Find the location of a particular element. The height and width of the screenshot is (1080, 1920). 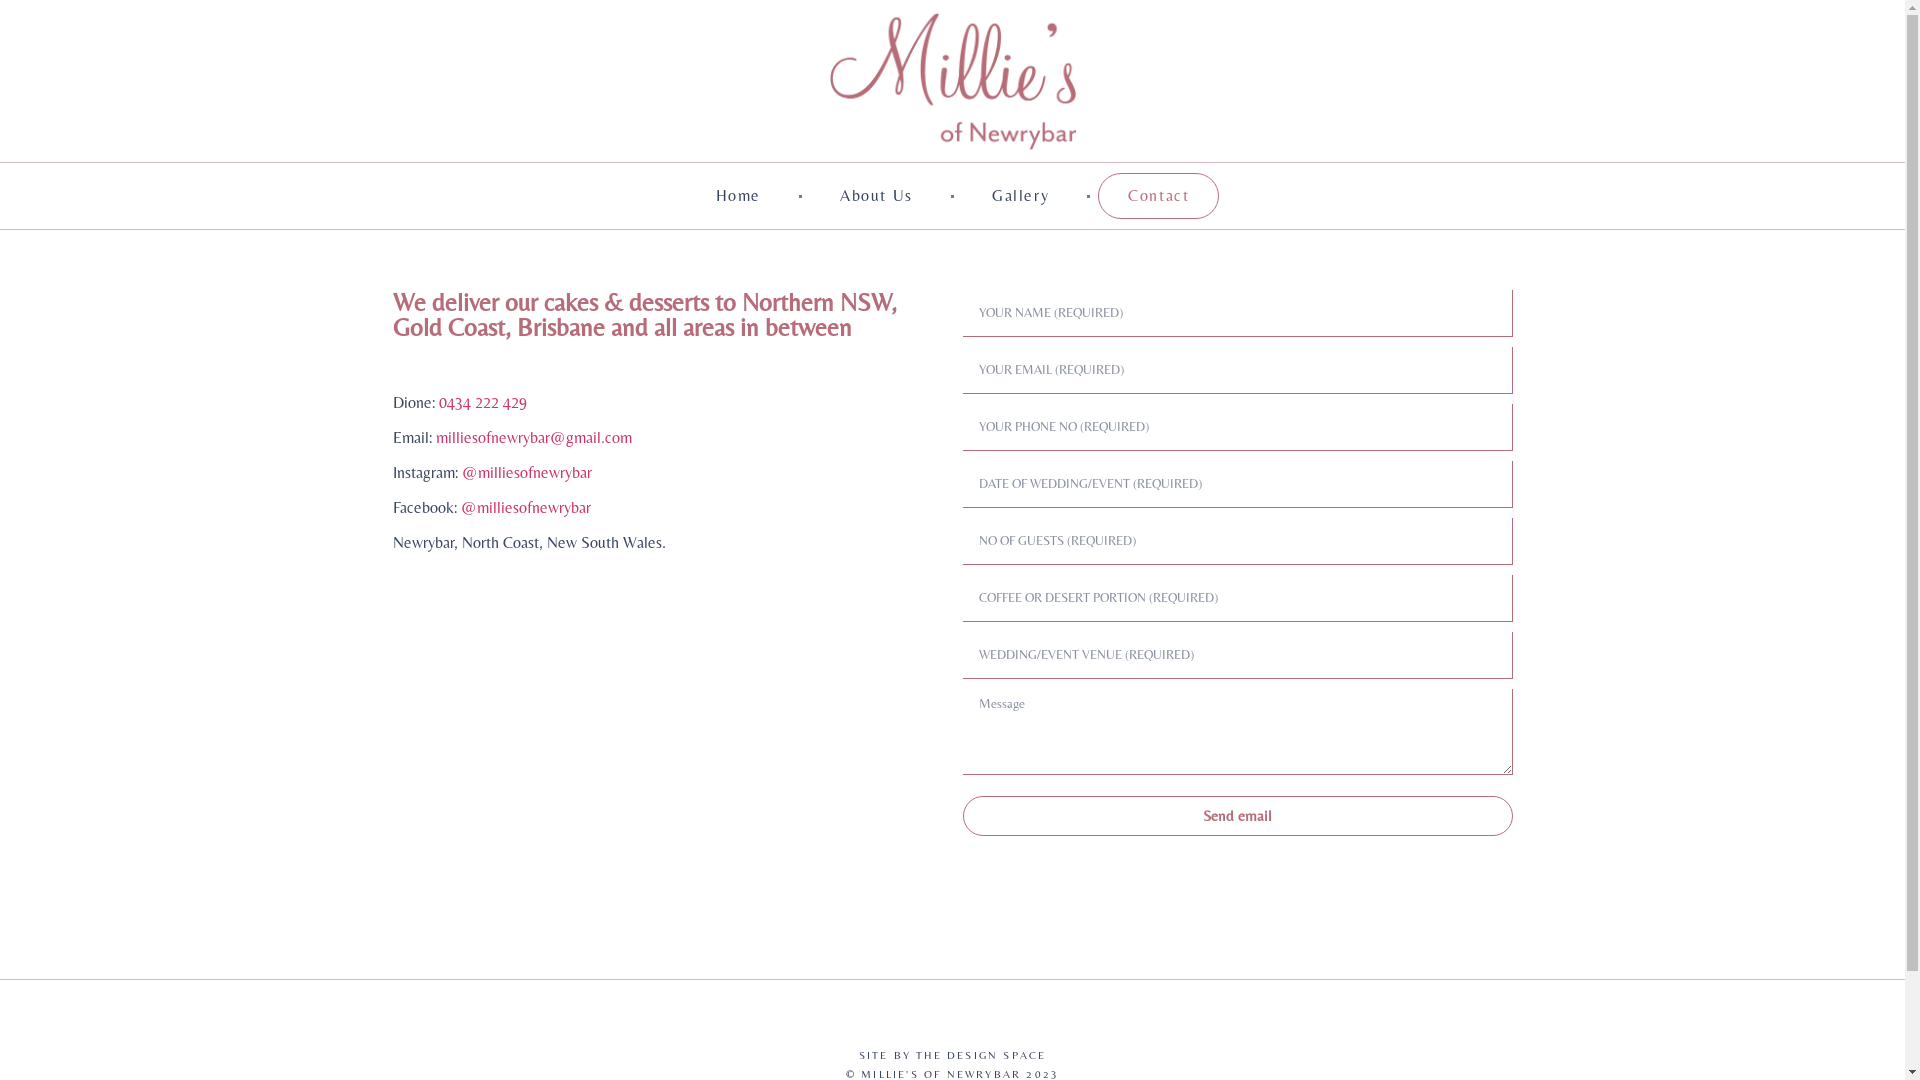

'Gallery' is located at coordinates (961, 196).